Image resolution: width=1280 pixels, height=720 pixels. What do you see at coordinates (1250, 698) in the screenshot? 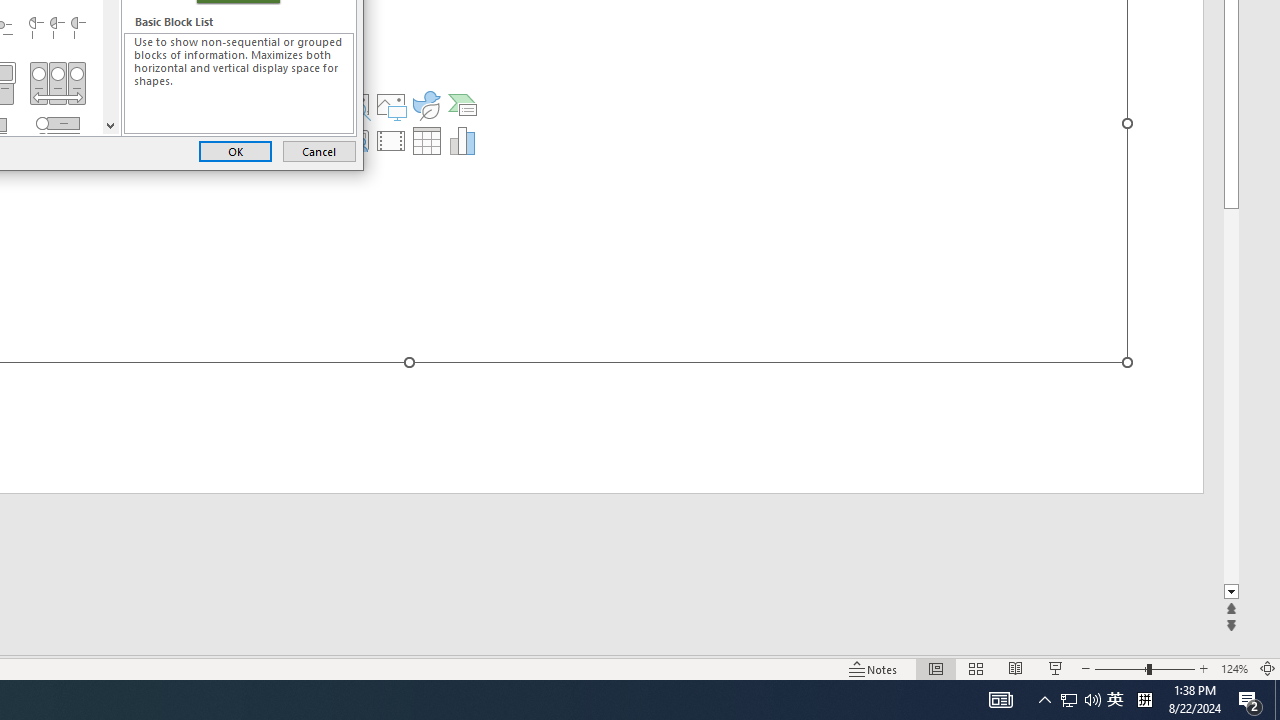
I see `'Action Center, 2 new notifications'` at bounding box center [1250, 698].